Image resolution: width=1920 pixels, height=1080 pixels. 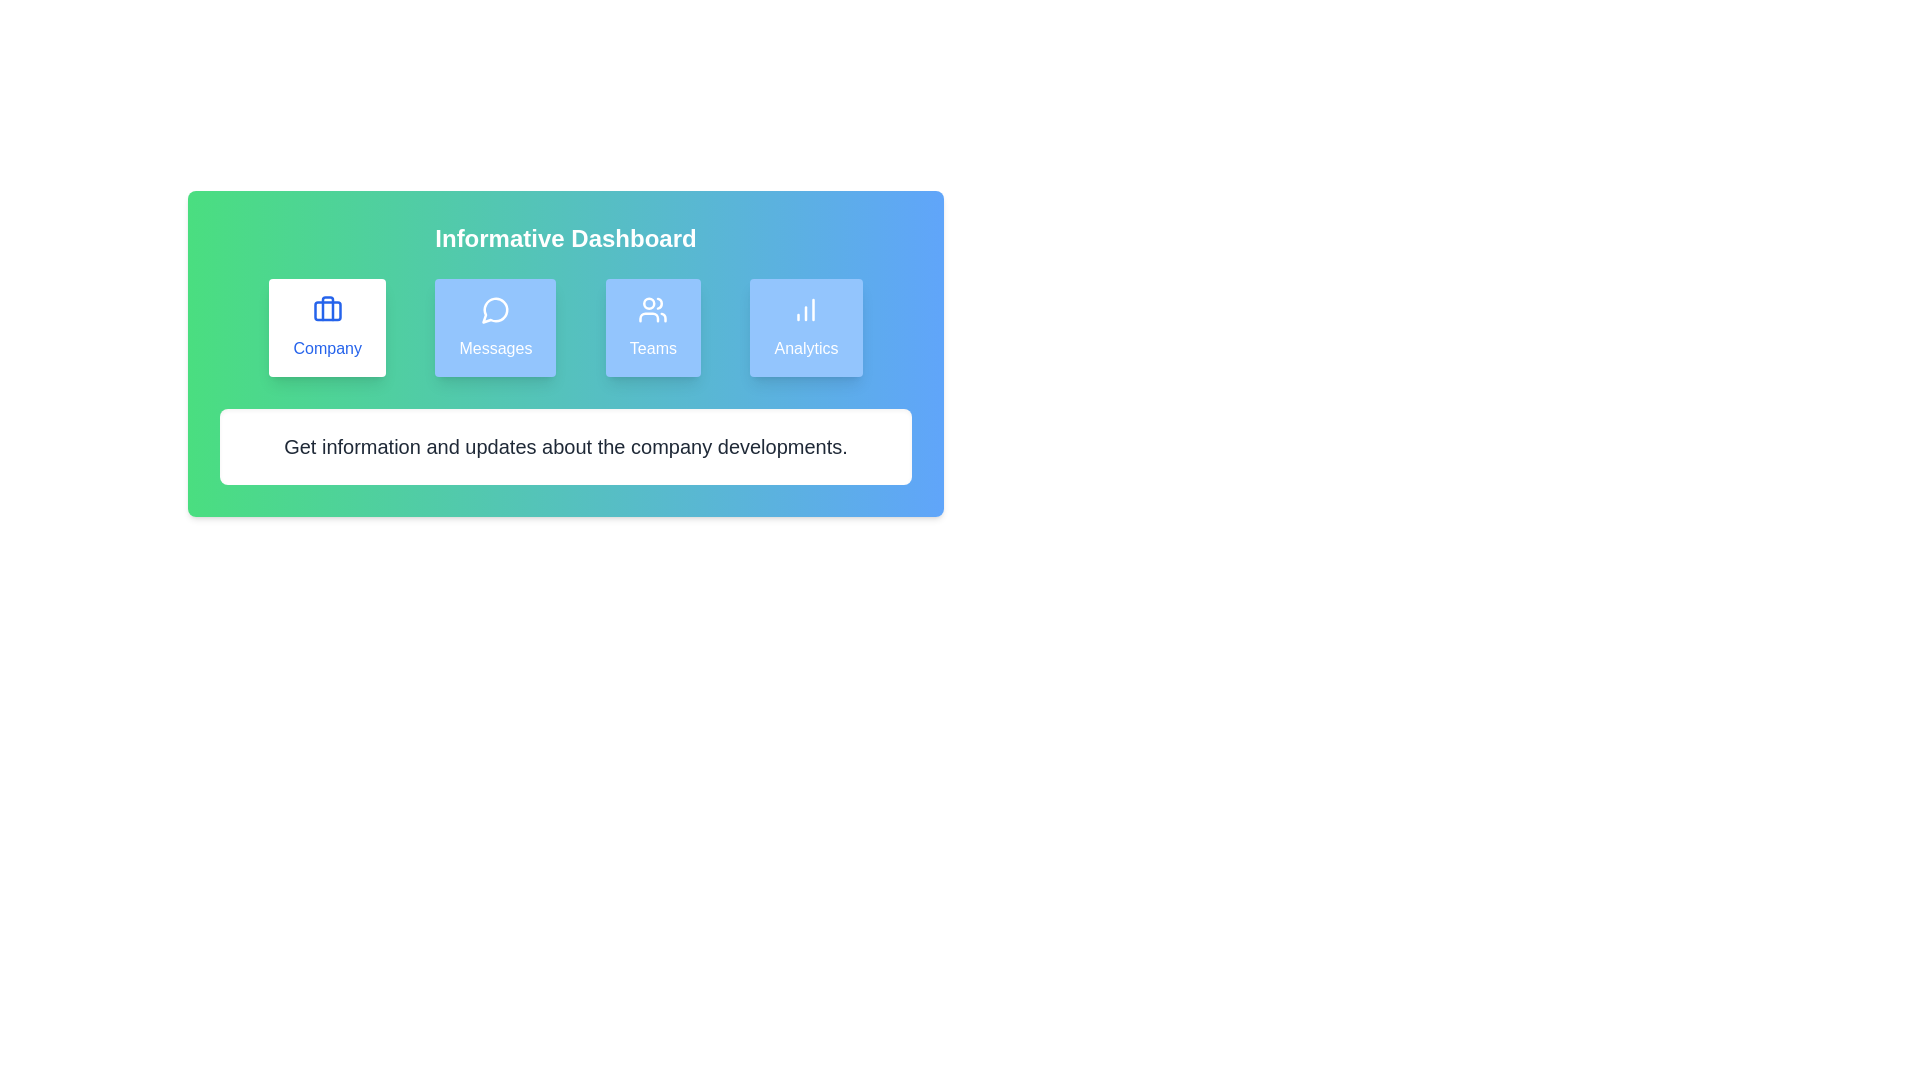 What do you see at coordinates (495, 326) in the screenshot?
I see `the 'Messages' button, which is the second button from the left in a row of four buttons, positioned between 'Company' and 'Teams'` at bounding box center [495, 326].